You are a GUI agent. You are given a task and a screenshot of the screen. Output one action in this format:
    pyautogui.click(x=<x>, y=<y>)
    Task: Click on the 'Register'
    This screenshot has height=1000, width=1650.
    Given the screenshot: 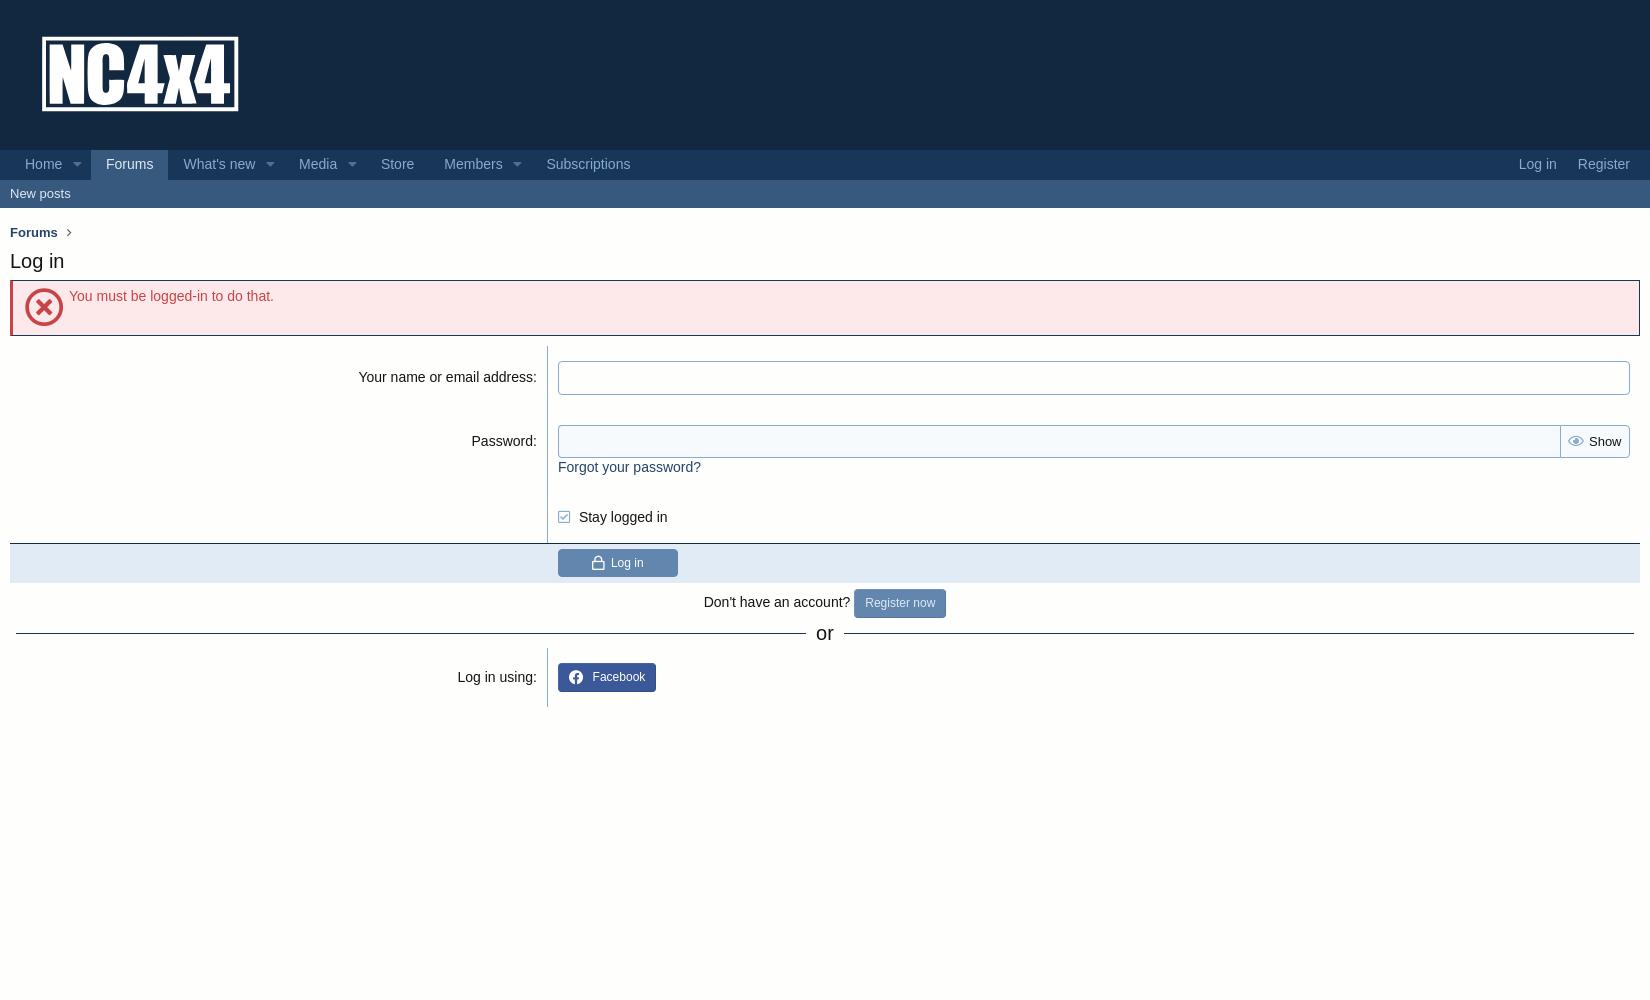 What is the action you would take?
    pyautogui.click(x=1601, y=164)
    